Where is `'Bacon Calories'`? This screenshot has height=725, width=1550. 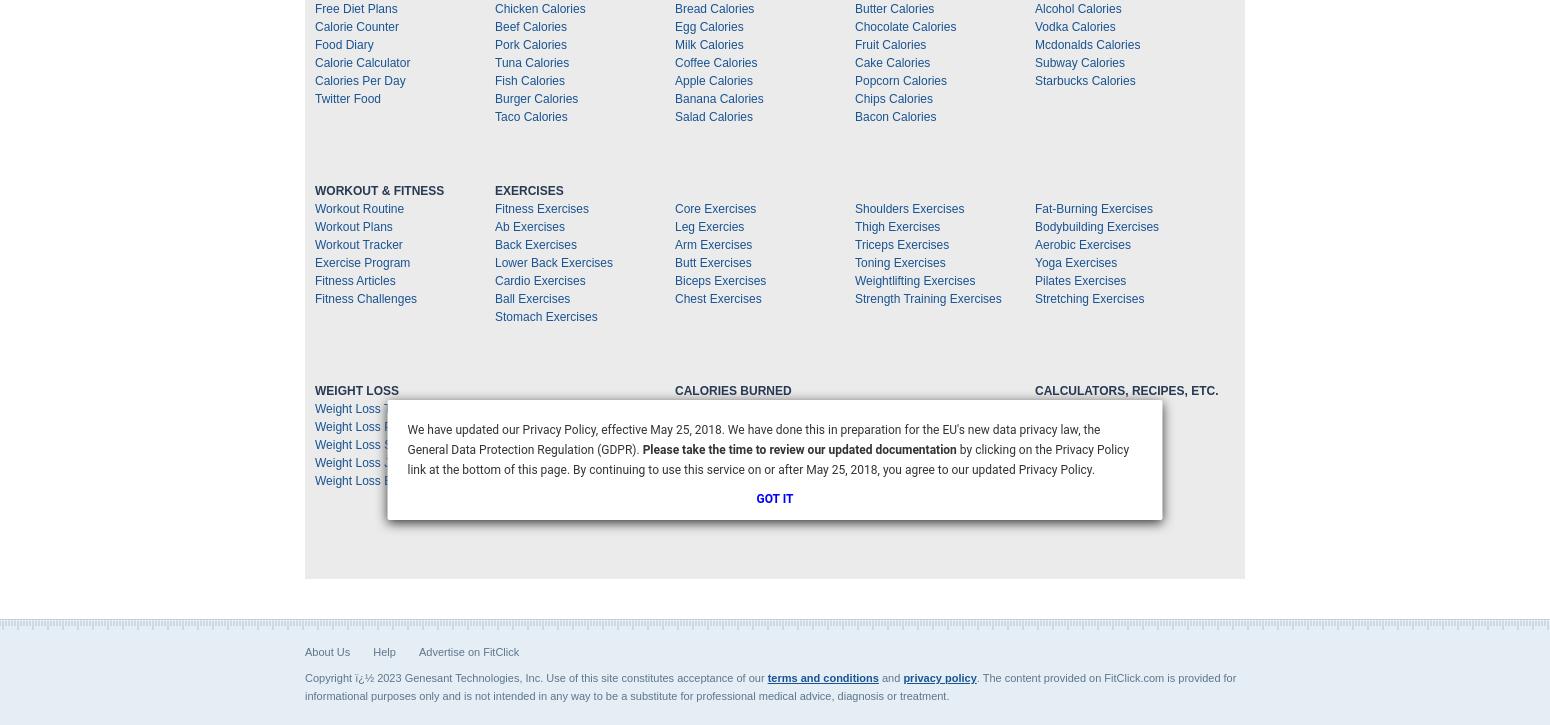 'Bacon Calories' is located at coordinates (895, 117).